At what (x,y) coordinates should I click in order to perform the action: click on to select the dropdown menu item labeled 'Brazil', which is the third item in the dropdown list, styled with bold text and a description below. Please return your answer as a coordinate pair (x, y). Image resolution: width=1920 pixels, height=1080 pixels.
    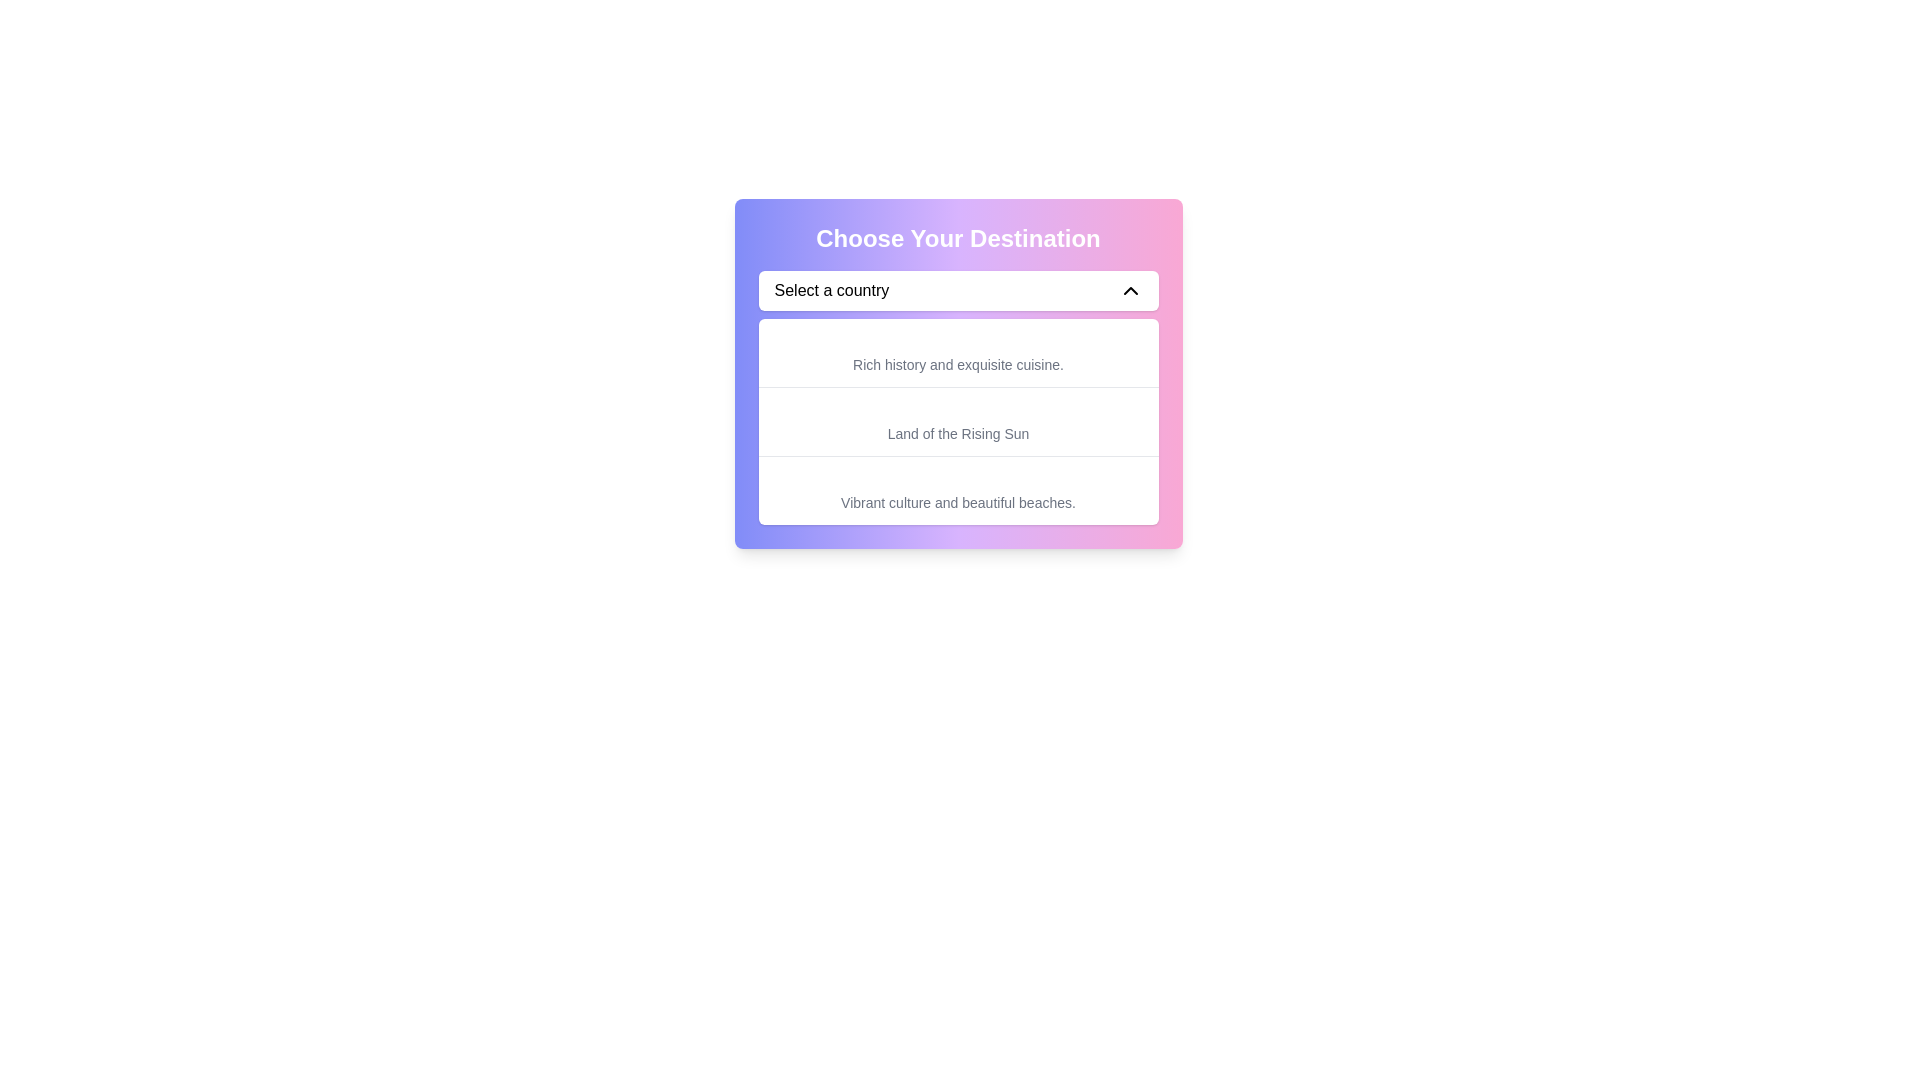
    Looking at the image, I should click on (957, 490).